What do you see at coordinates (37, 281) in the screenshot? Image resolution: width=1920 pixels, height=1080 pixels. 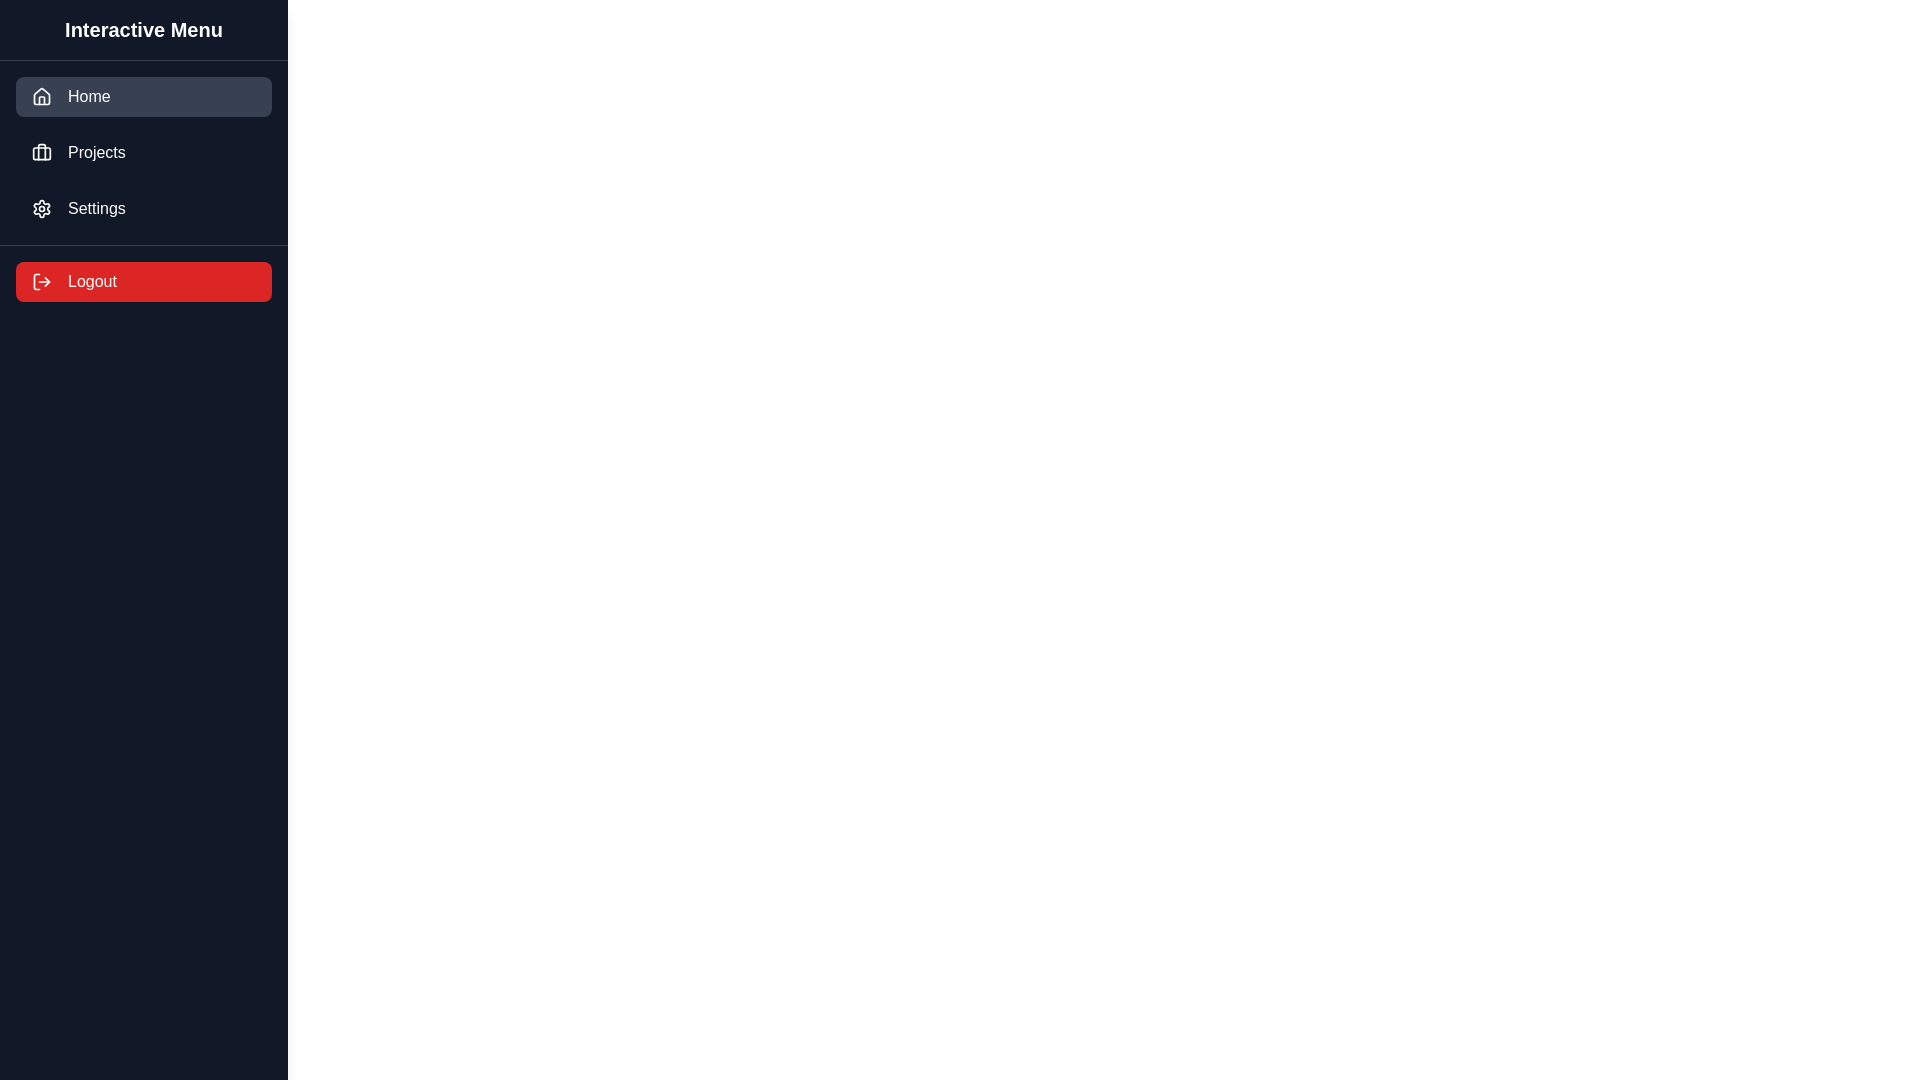 I see `the vertical line vector graphic component that is part of the logout icon located to the left of the 'Logout' label in the sidebar` at bounding box center [37, 281].